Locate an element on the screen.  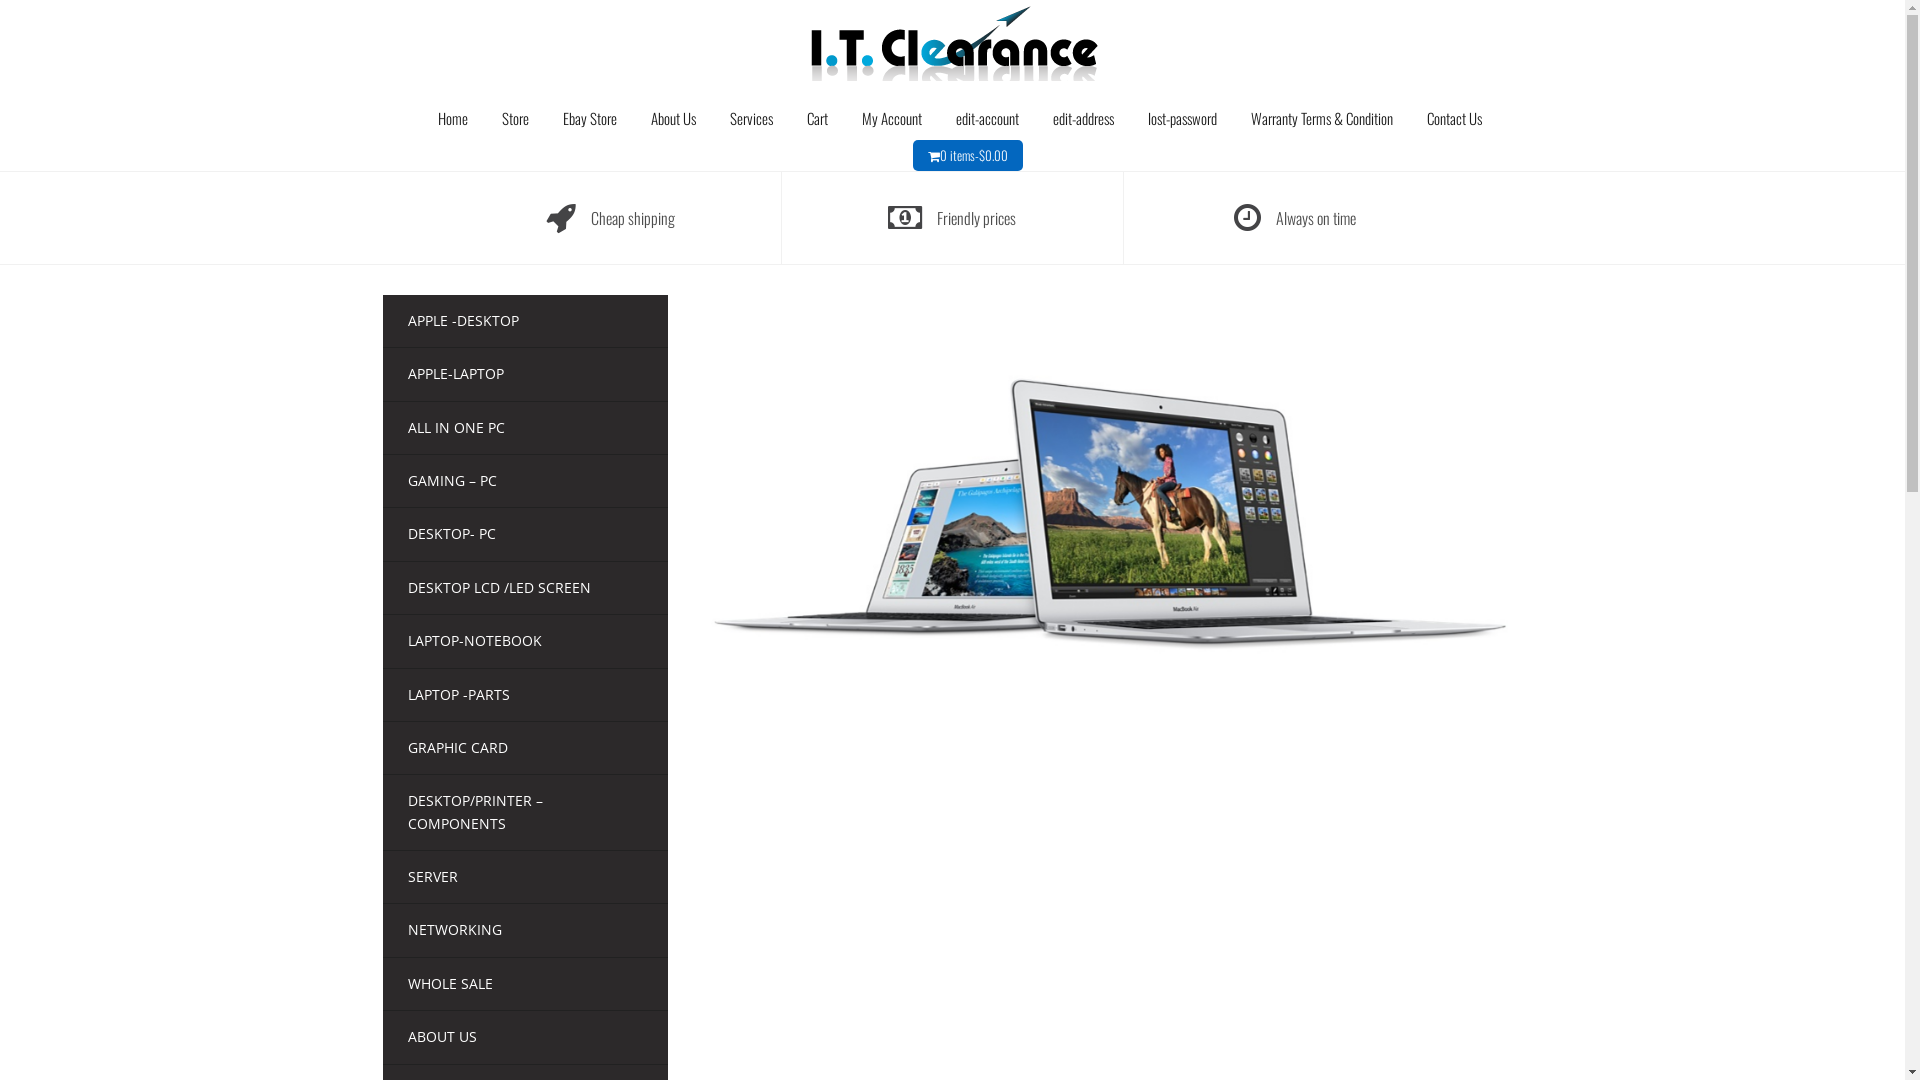
'Warranty Terms & Condition' is located at coordinates (1321, 118).